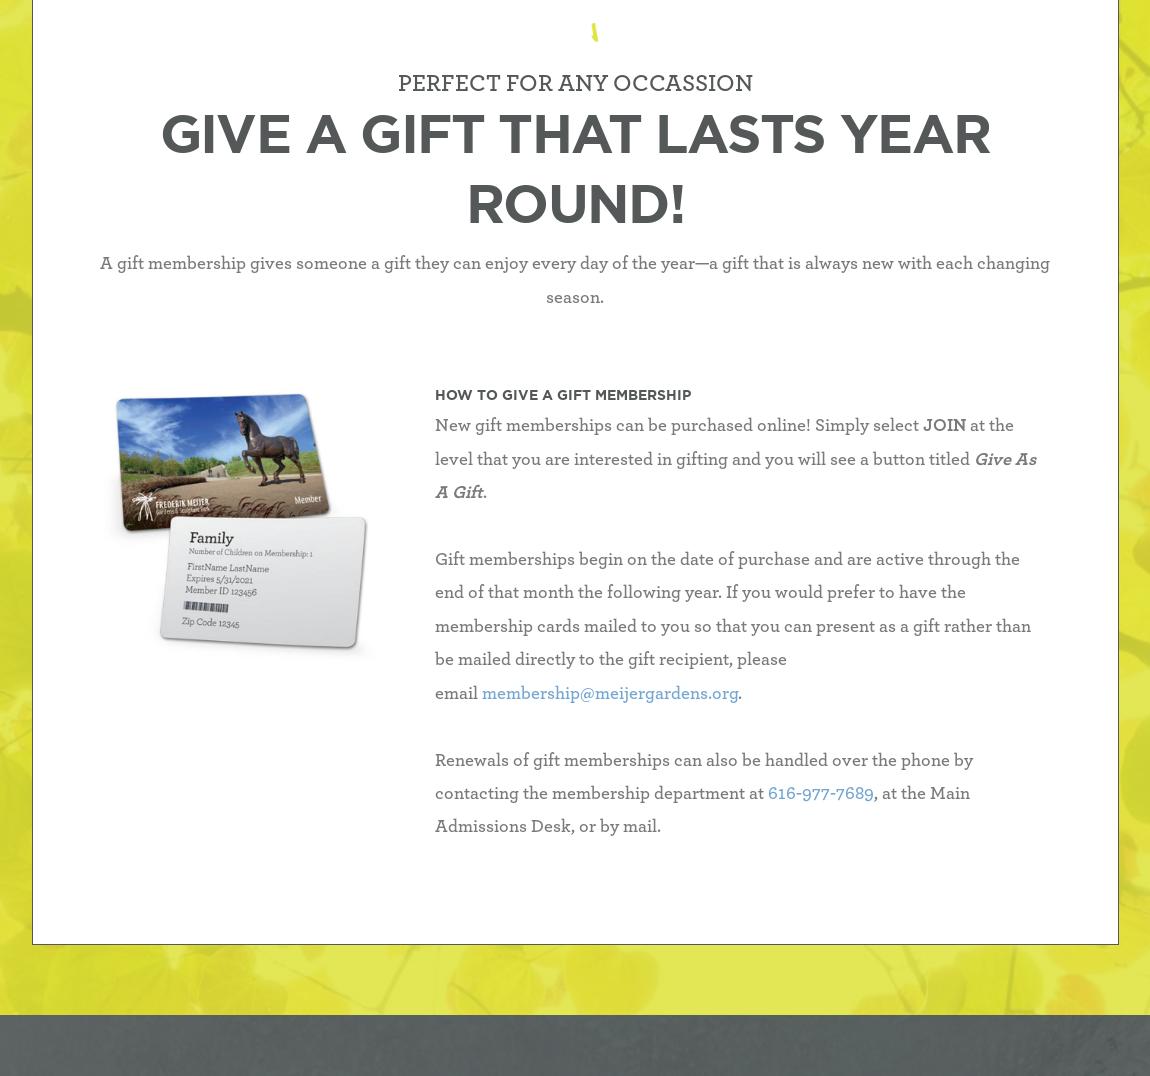 This screenshot has width=1150, height=1076. Describe the element at coordinates (575, 279) in the screenshot. I see `'A gift membership gives someone a gift they can enjoy every day of the year—a gift that is always new with each changing season.'` at that location.